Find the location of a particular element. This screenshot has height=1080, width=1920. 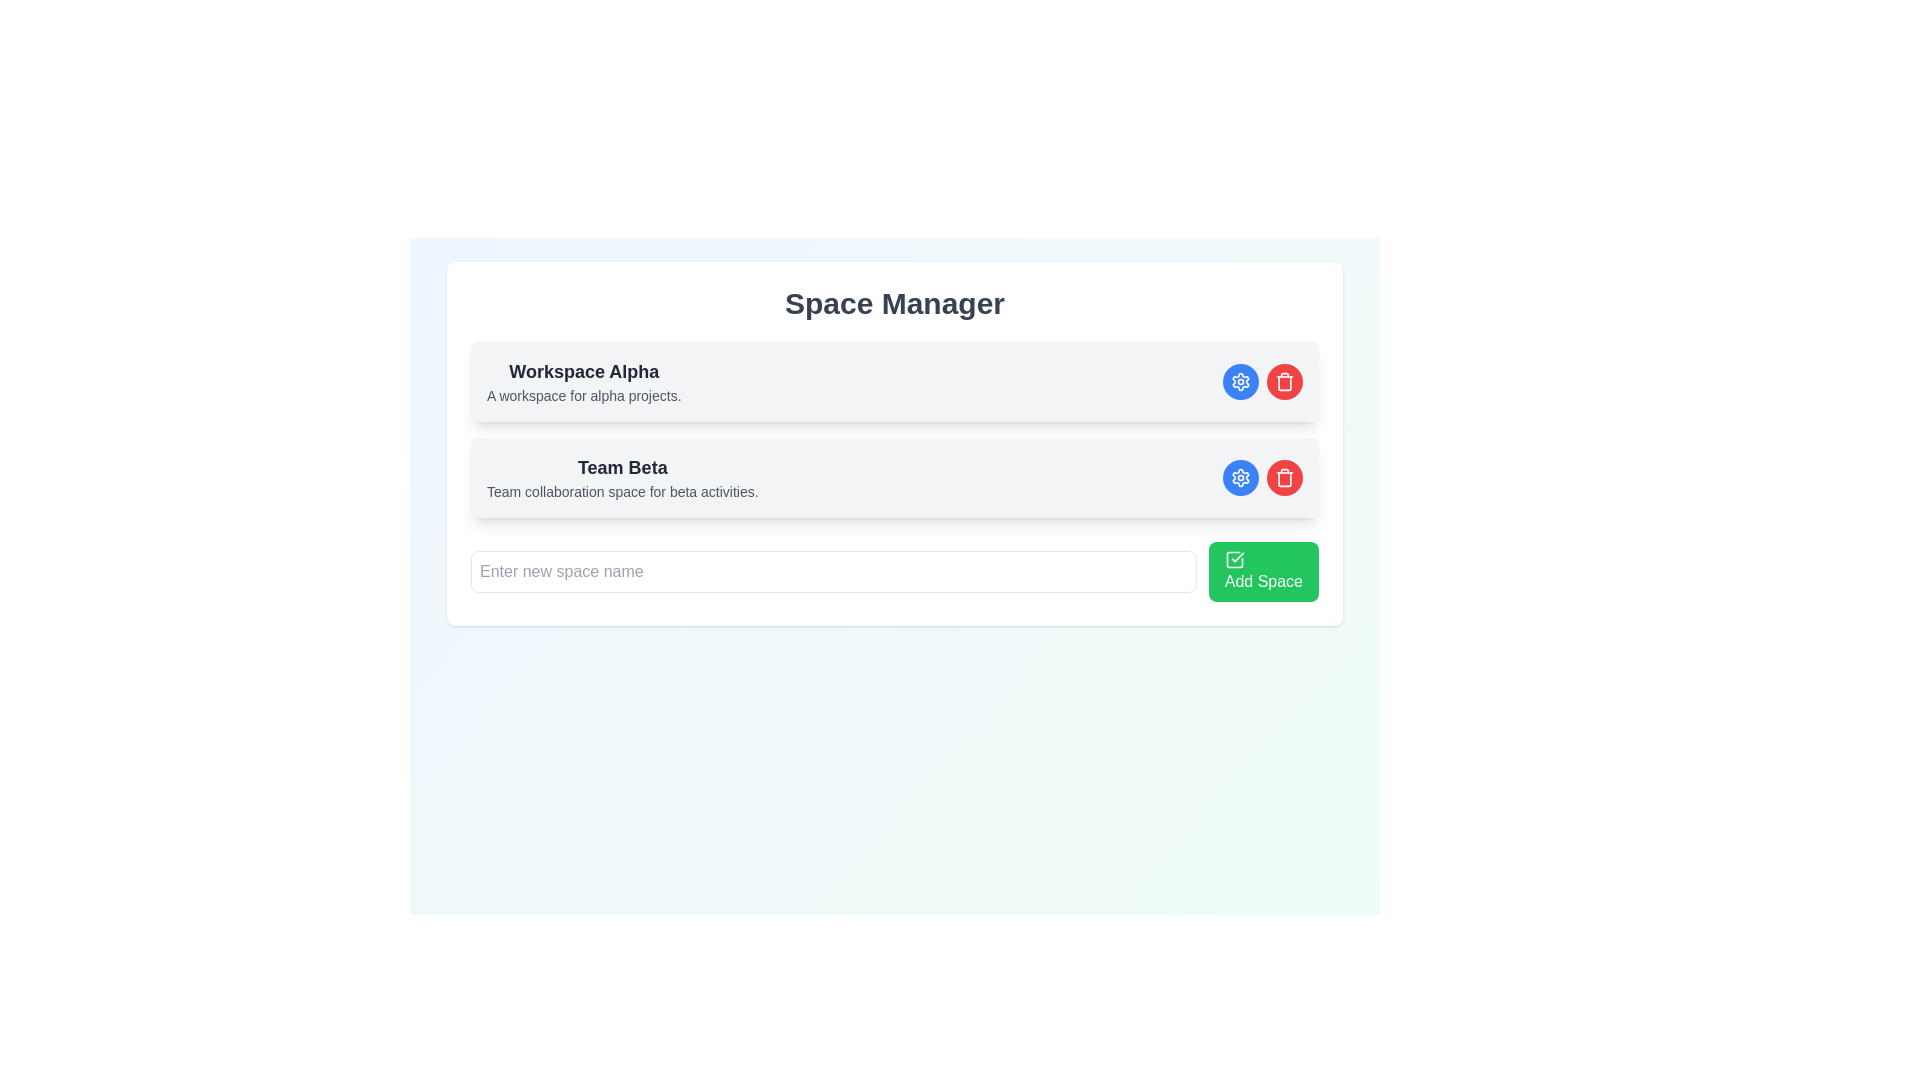

the gear icon within the blue circular button located to the right of the 'Team Beta' entry is located at coordinates (1240, 478).